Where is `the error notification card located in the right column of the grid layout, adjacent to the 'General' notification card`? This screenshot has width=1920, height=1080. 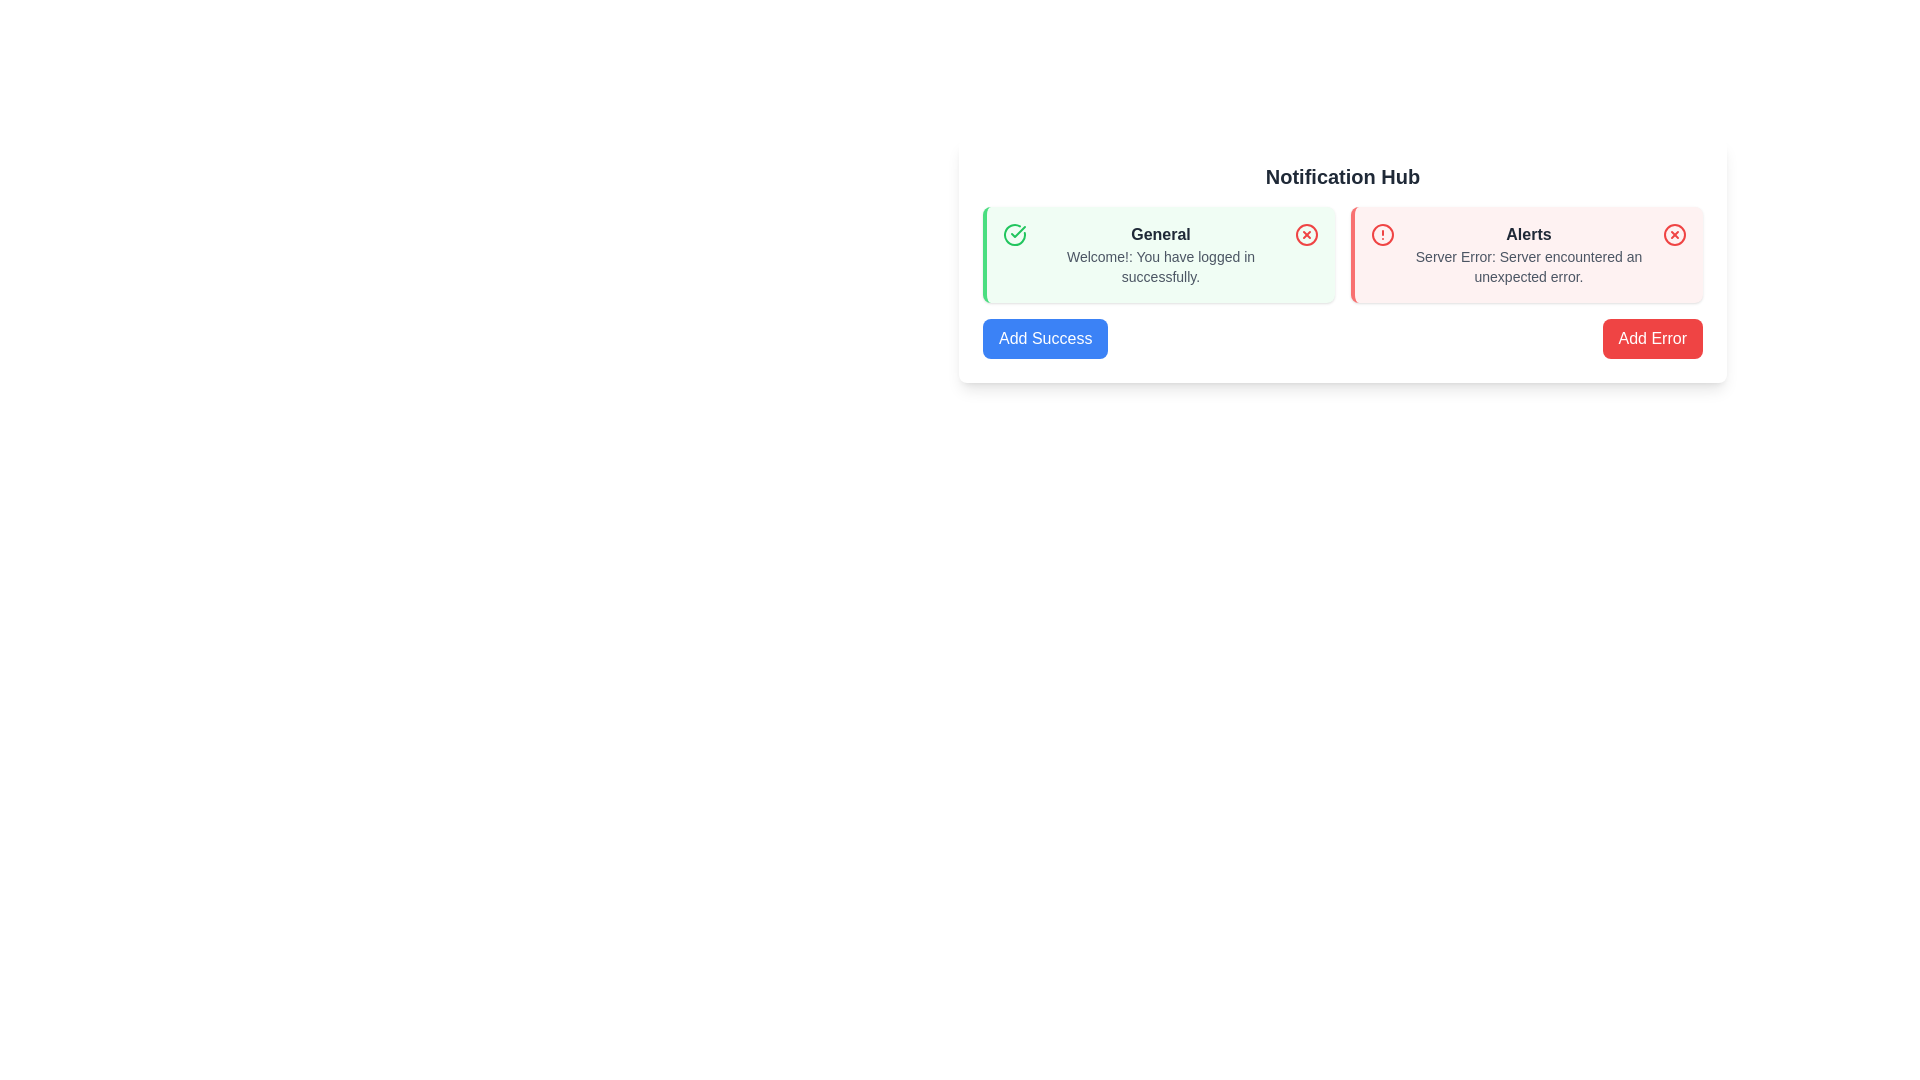
the error notification card located in the right column of the grid layout, adjacent to the 'General' notification card is located at coordinates (1525, 253).